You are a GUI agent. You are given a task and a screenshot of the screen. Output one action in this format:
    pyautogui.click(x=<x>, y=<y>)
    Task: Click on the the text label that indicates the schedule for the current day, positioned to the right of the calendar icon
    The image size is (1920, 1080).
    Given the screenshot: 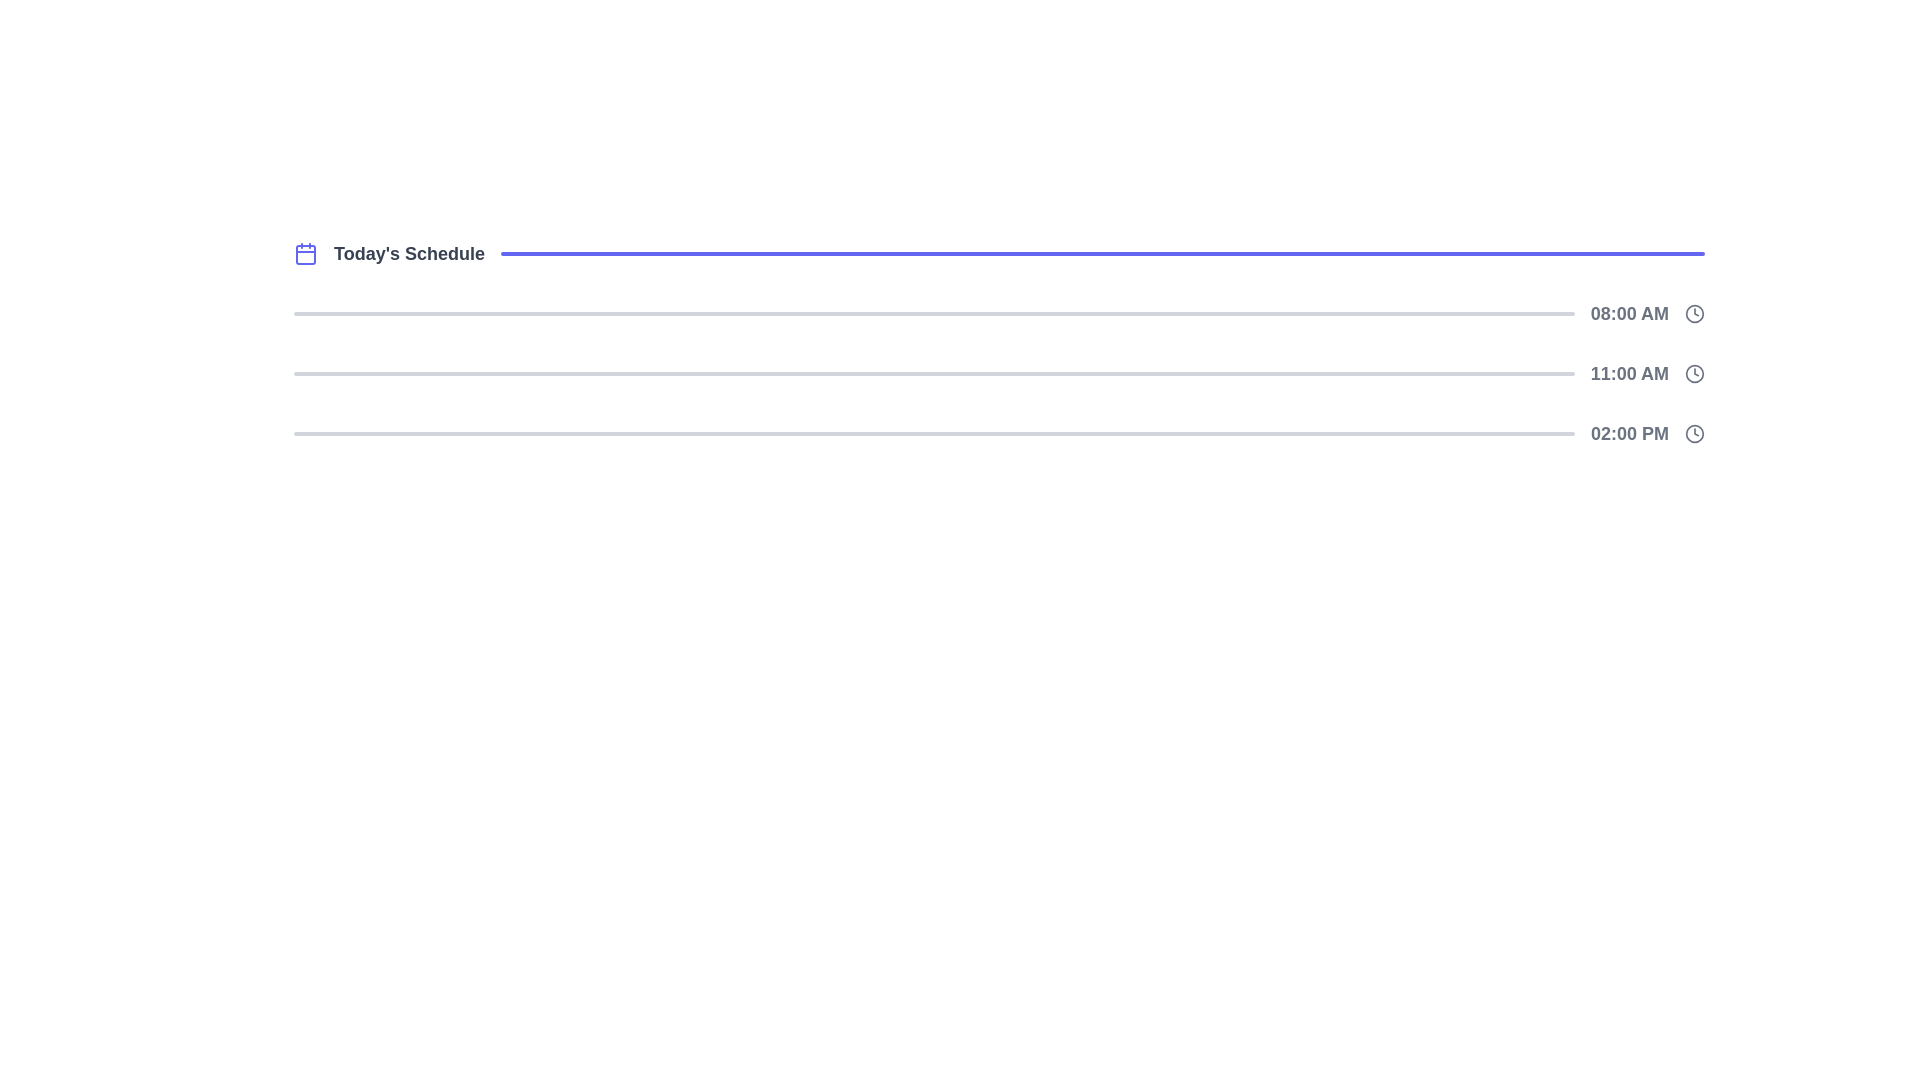 What is the action you would take?
    pyautogui.click(x=408, y=253)
    